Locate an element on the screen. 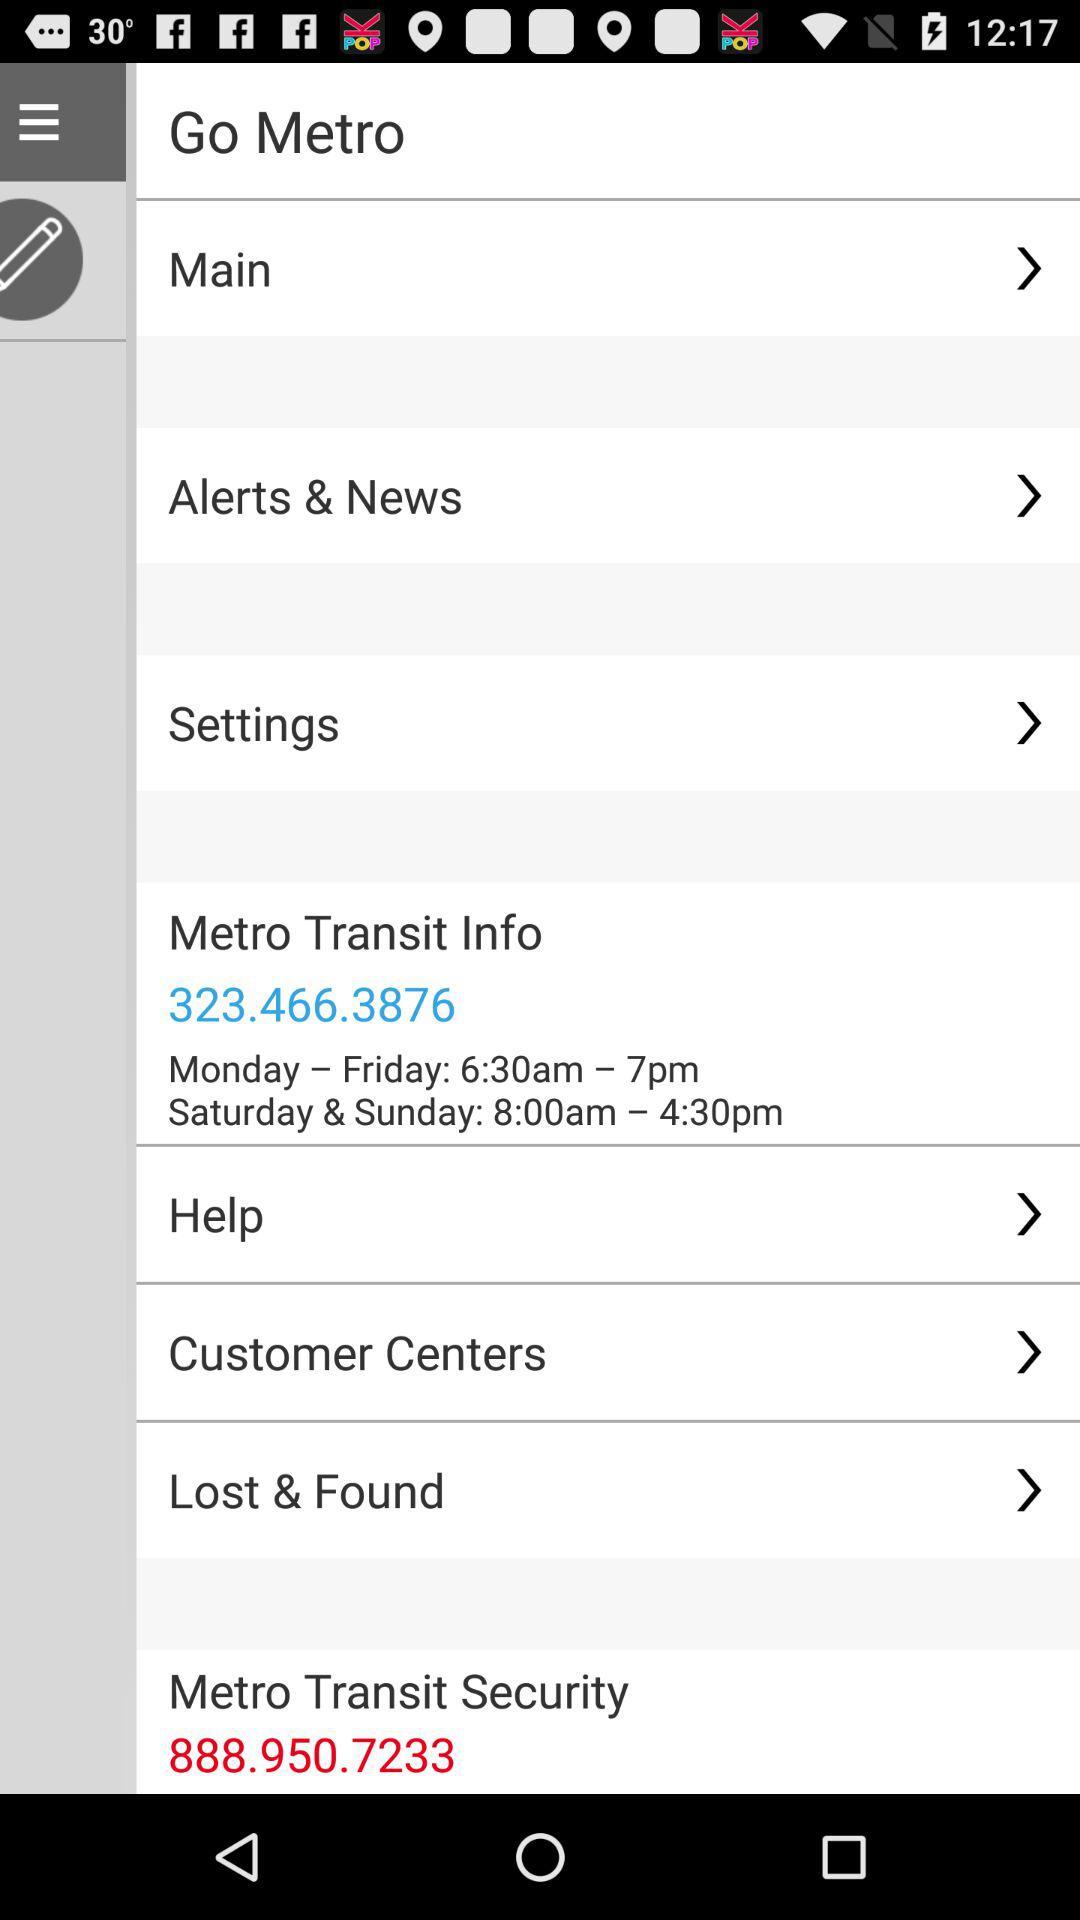  the menu icon is located at coordinates (38, 129).